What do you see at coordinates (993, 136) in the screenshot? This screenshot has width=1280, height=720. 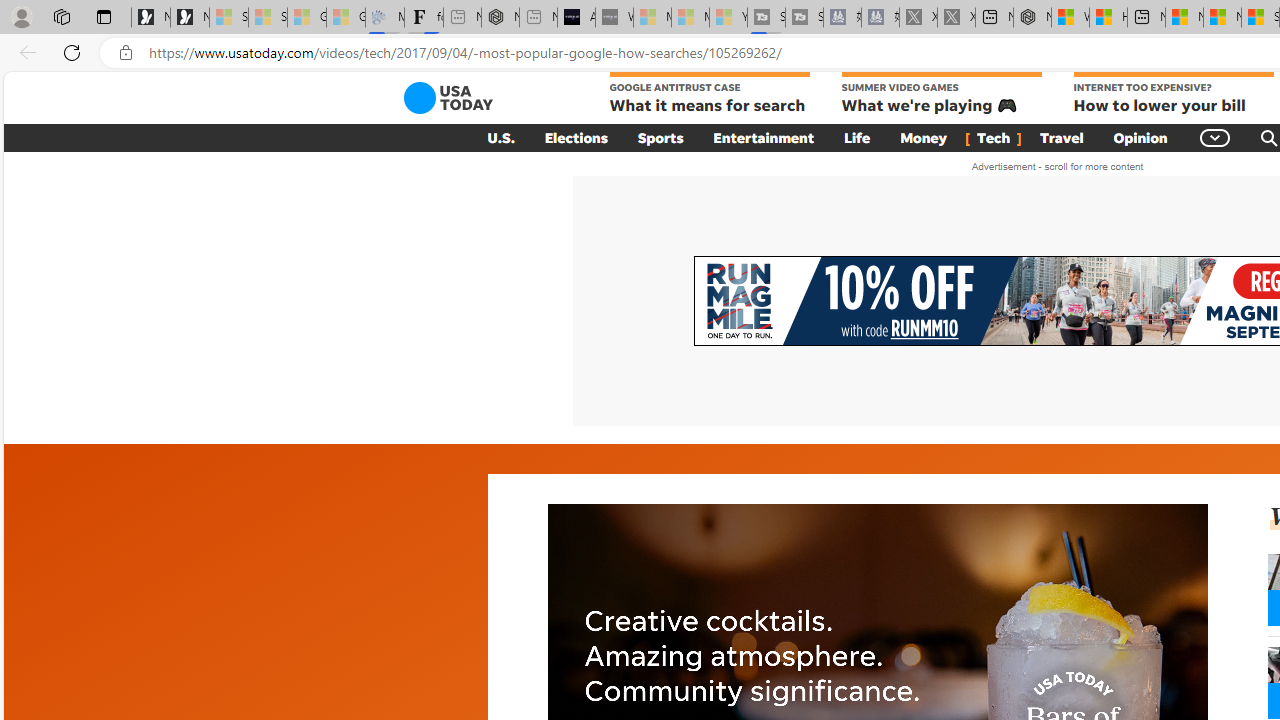 I see `'[ Tech ]'` at bounding box center [993, 136].